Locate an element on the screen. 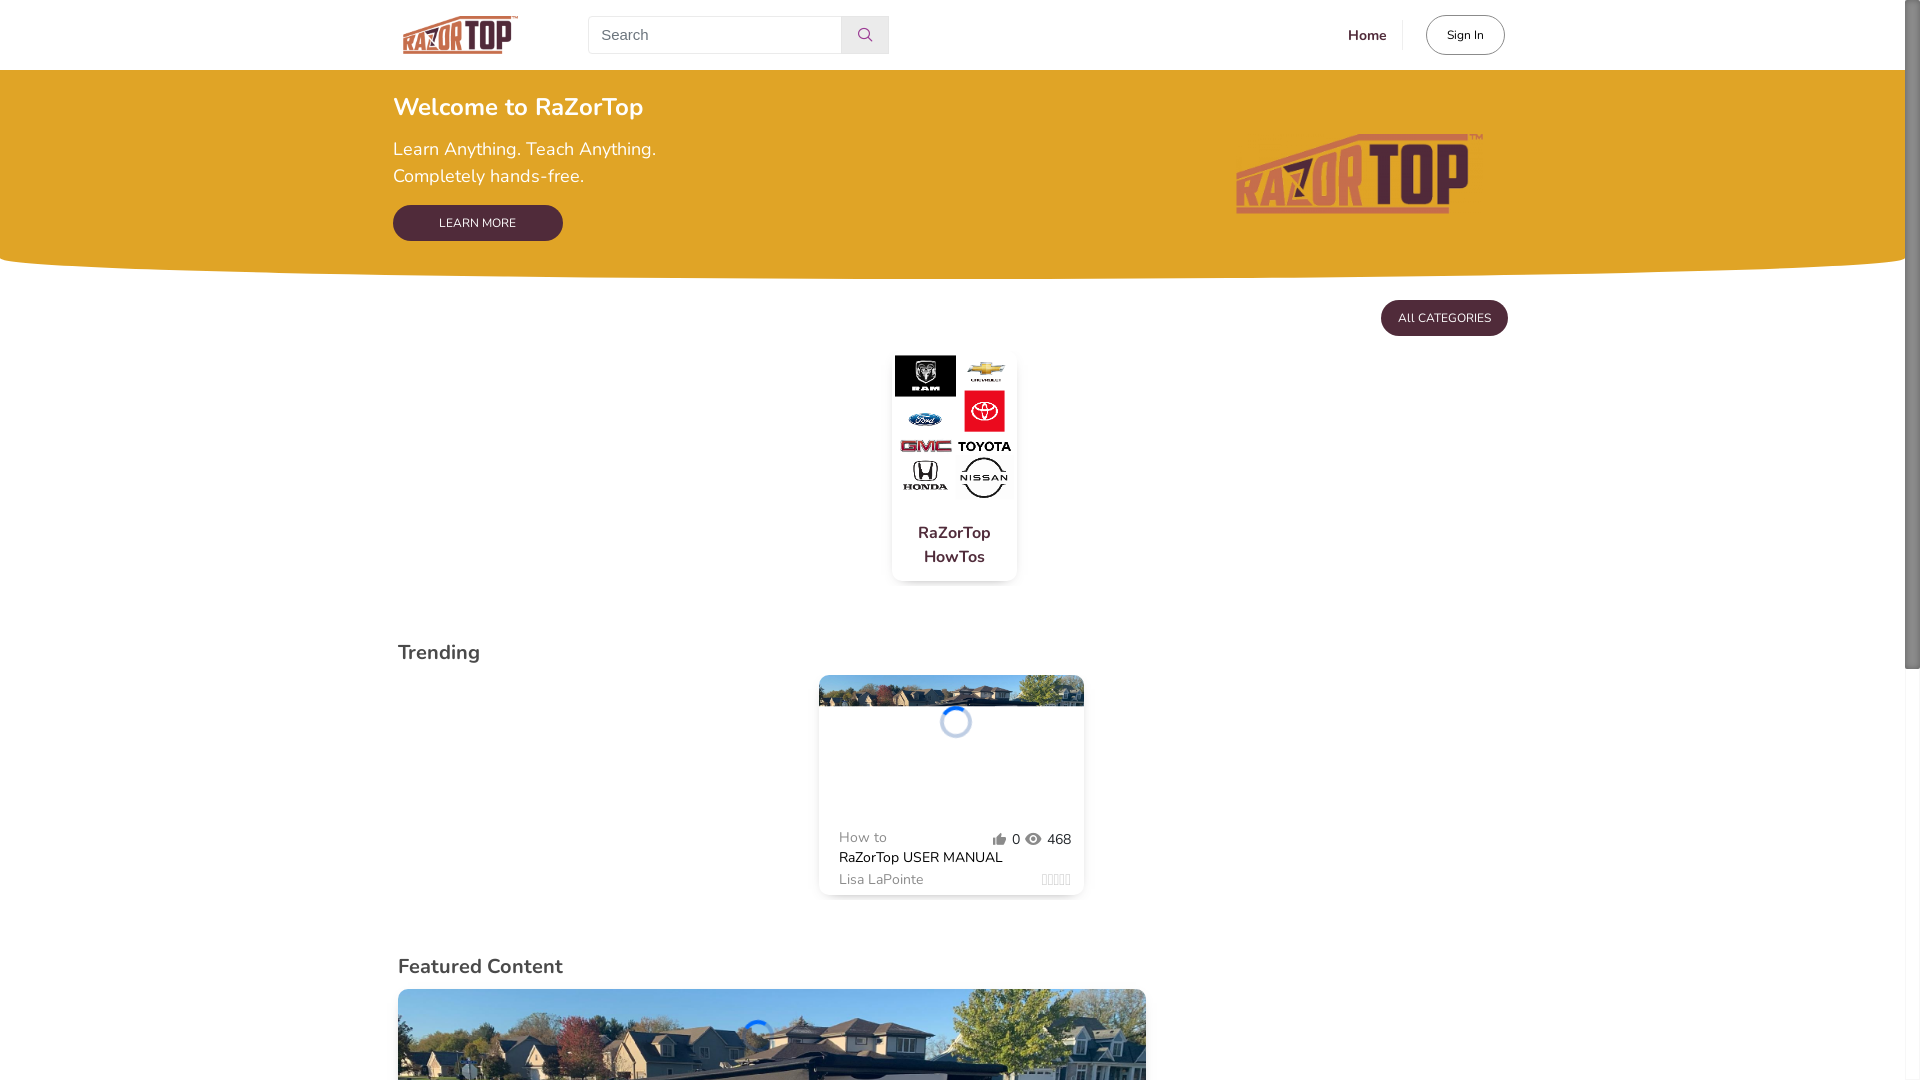 The height and width of the screenshot is (1080, 1920). 'LEARN MORE' is located at coordinates (475, 223).